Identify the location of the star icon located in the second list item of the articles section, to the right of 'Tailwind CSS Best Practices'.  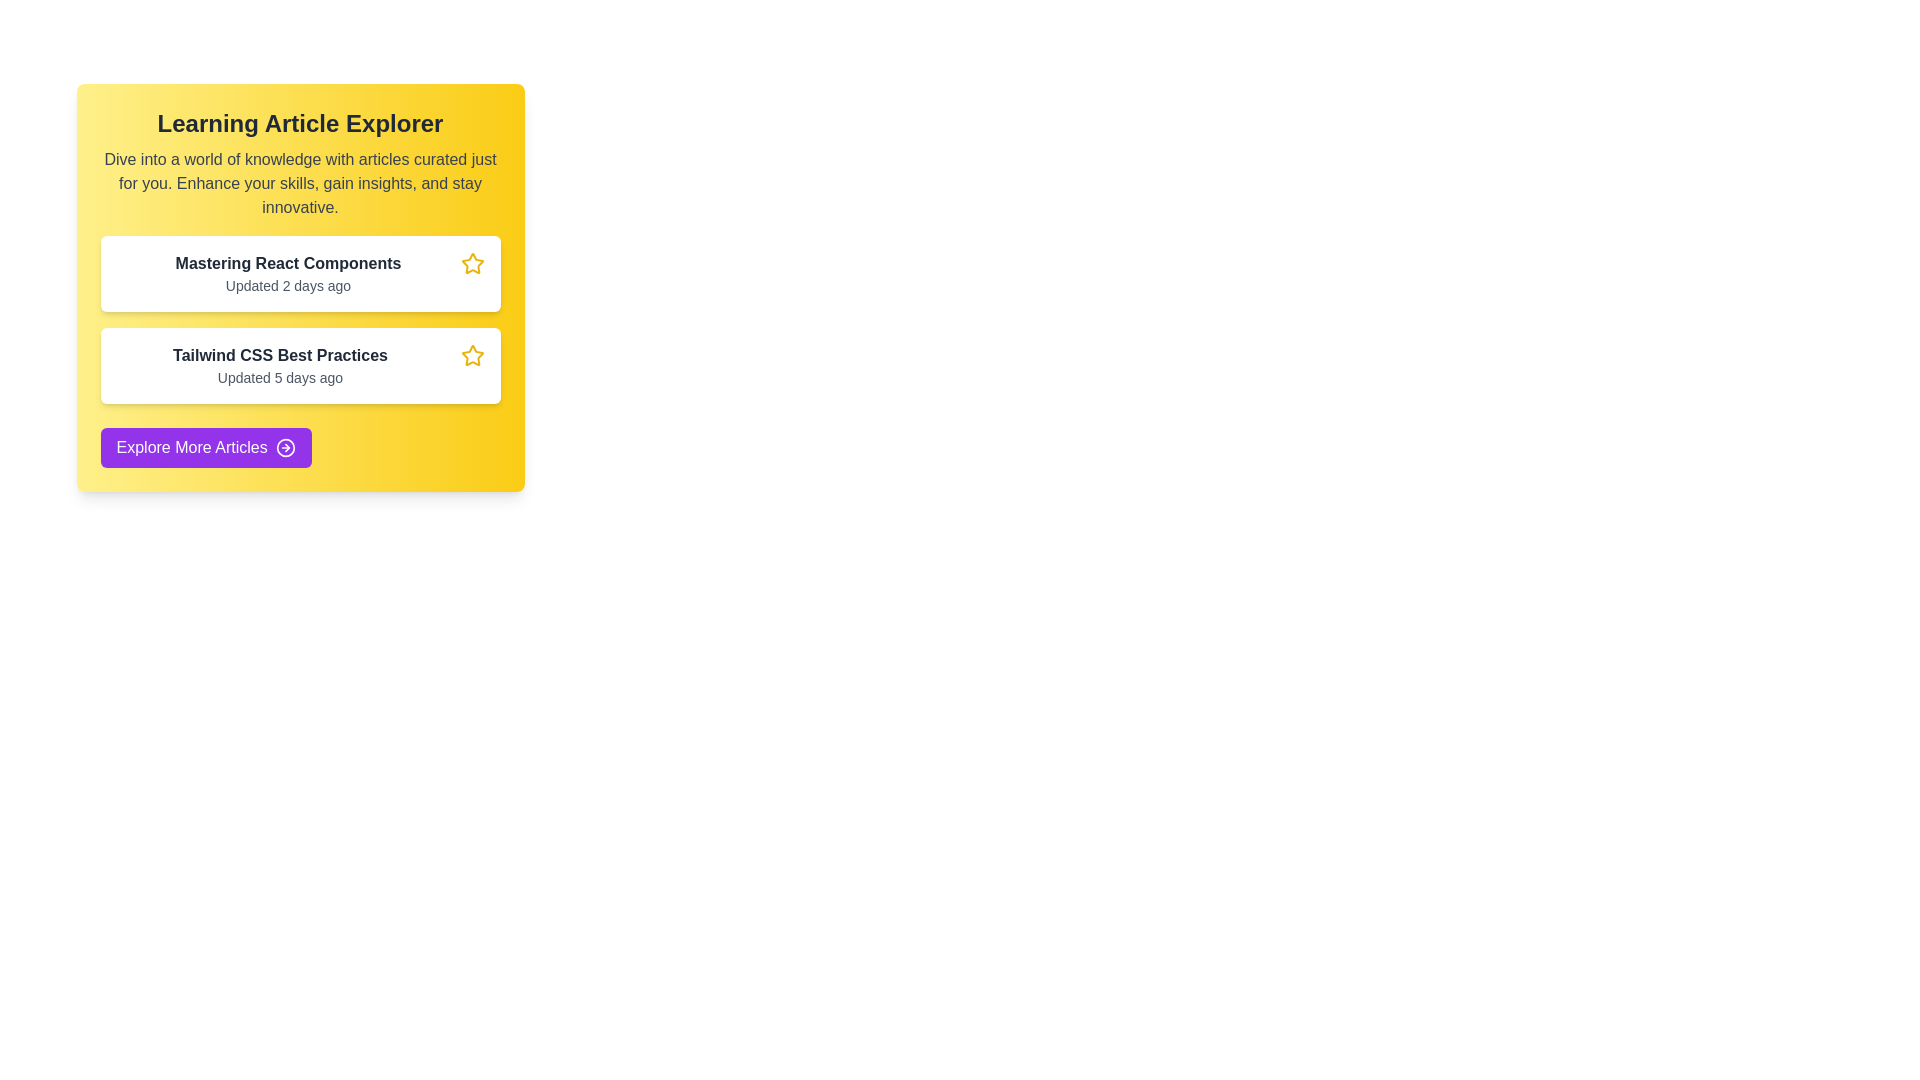
(471, 262).